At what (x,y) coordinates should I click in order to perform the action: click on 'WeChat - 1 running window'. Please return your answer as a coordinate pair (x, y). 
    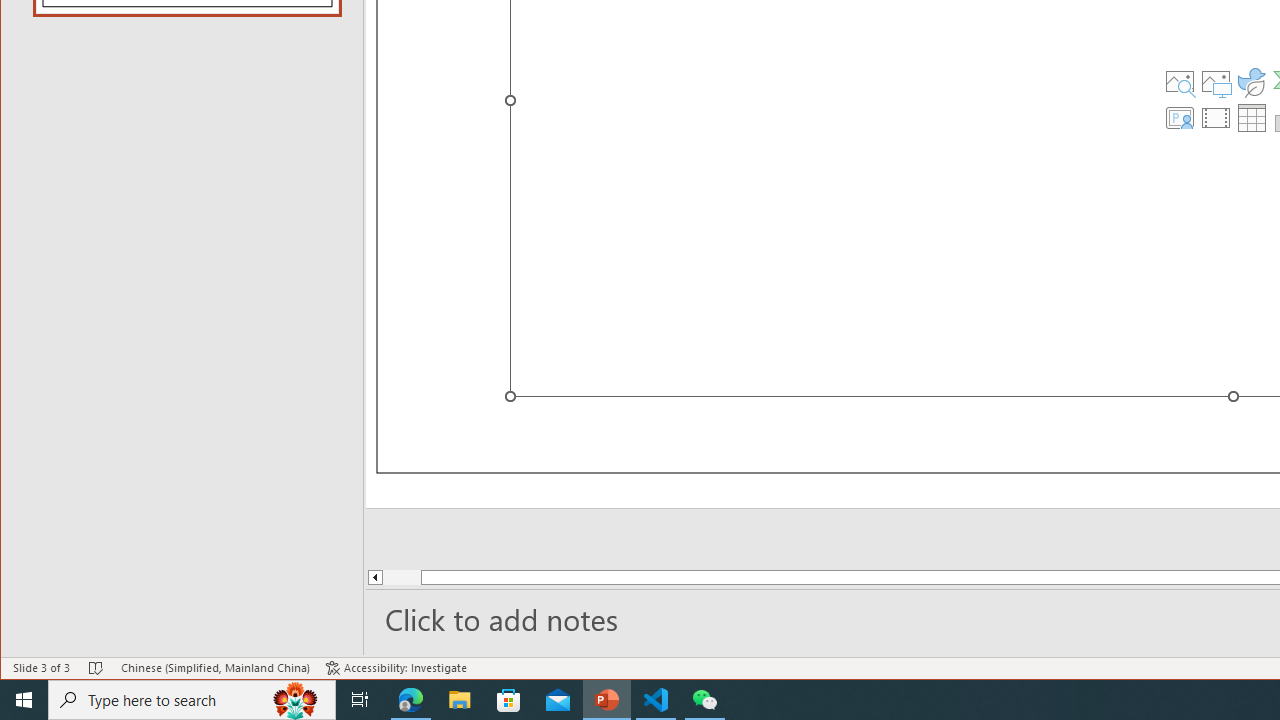
    Looking at the image, I should click on (705, 698).